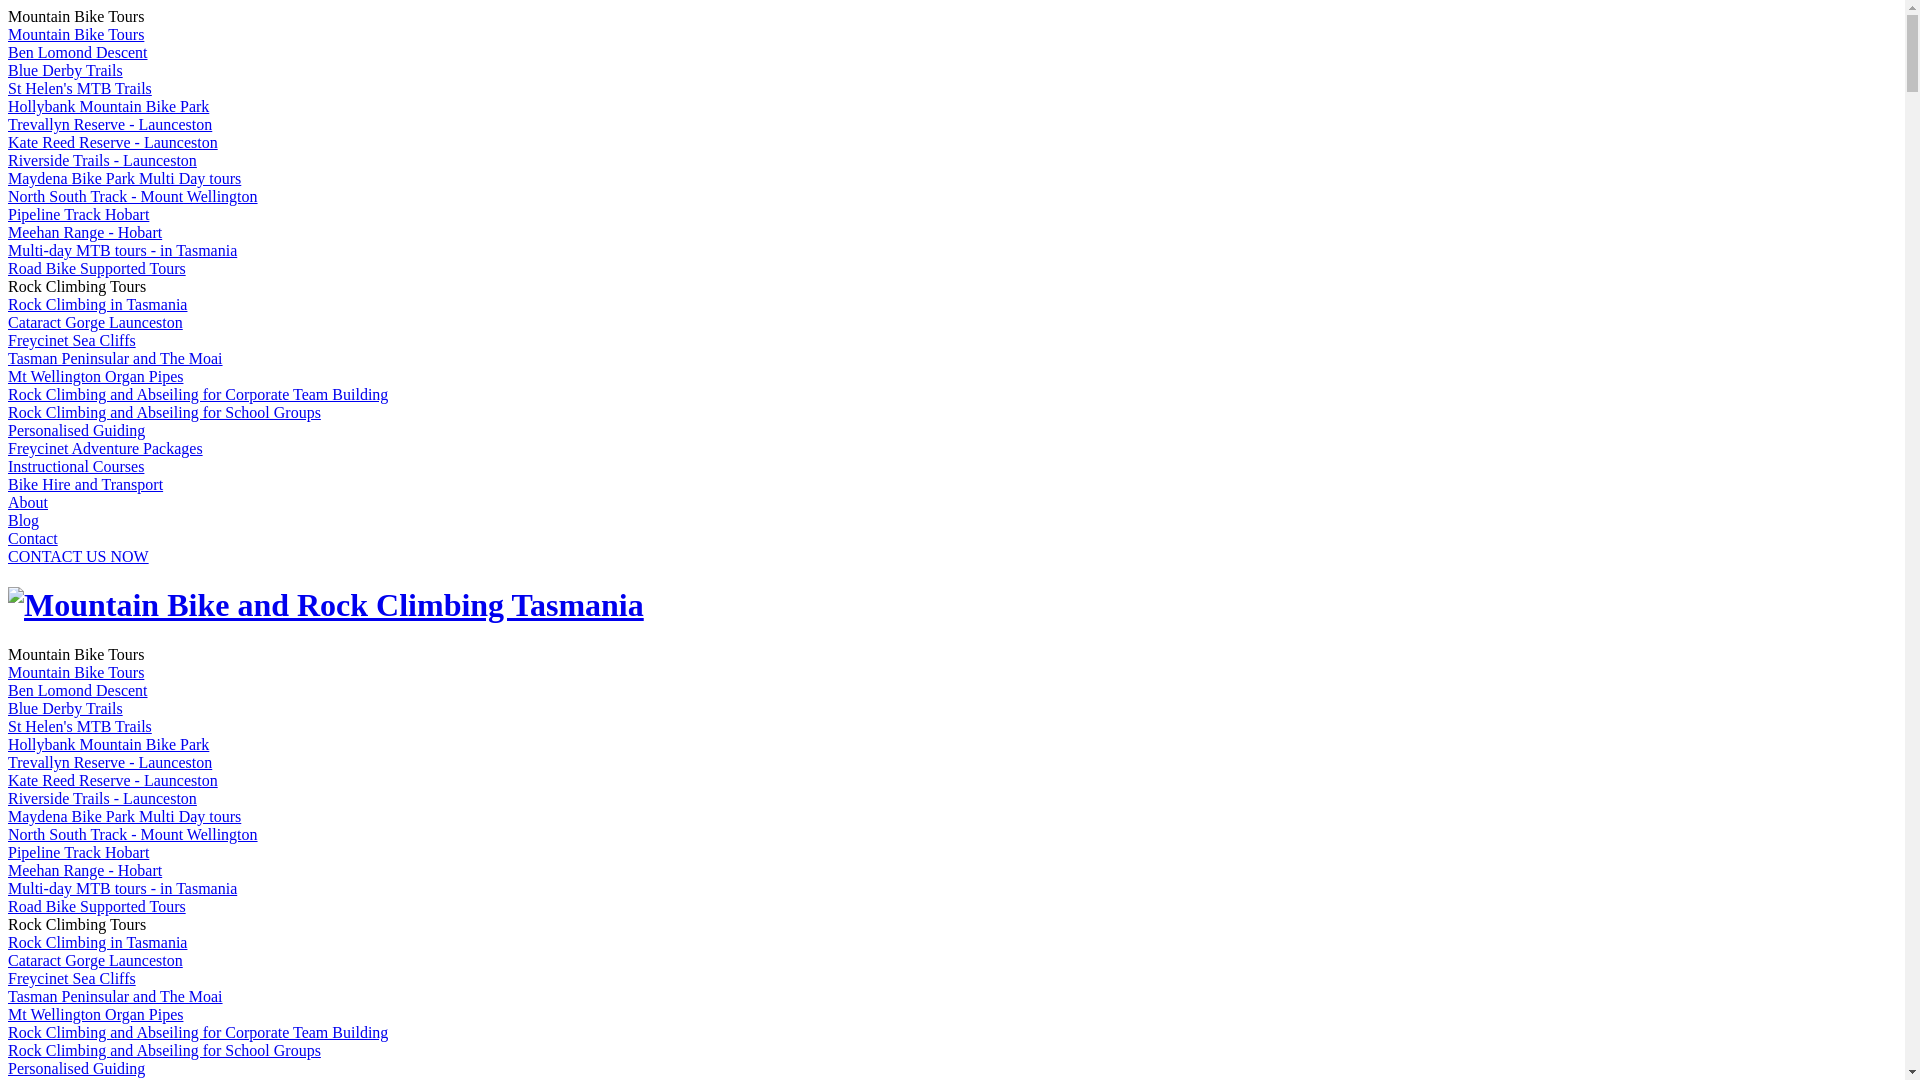  I want to click on 'Road Bike Supported Tours', so click(95, 267).